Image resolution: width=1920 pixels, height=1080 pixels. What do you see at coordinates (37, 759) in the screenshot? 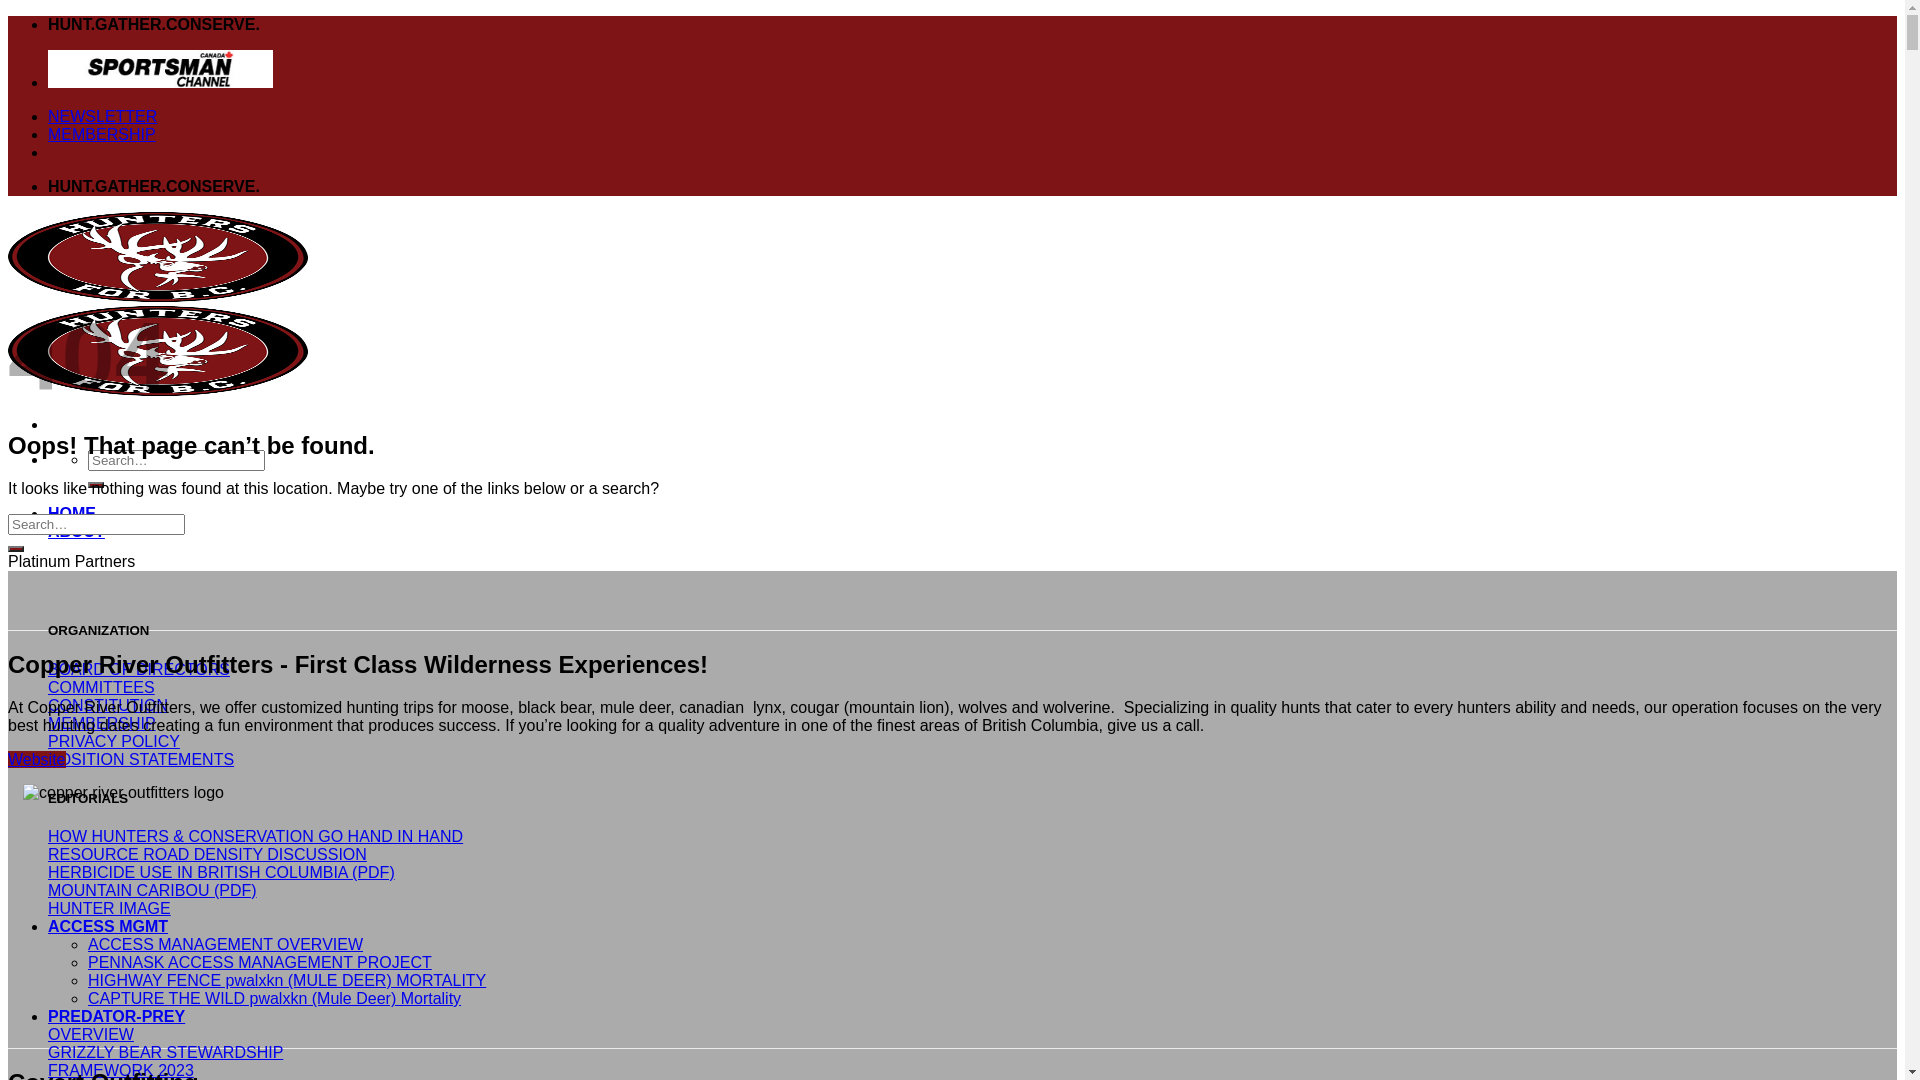
I see `'Website'` at bounding box center [37, 759].